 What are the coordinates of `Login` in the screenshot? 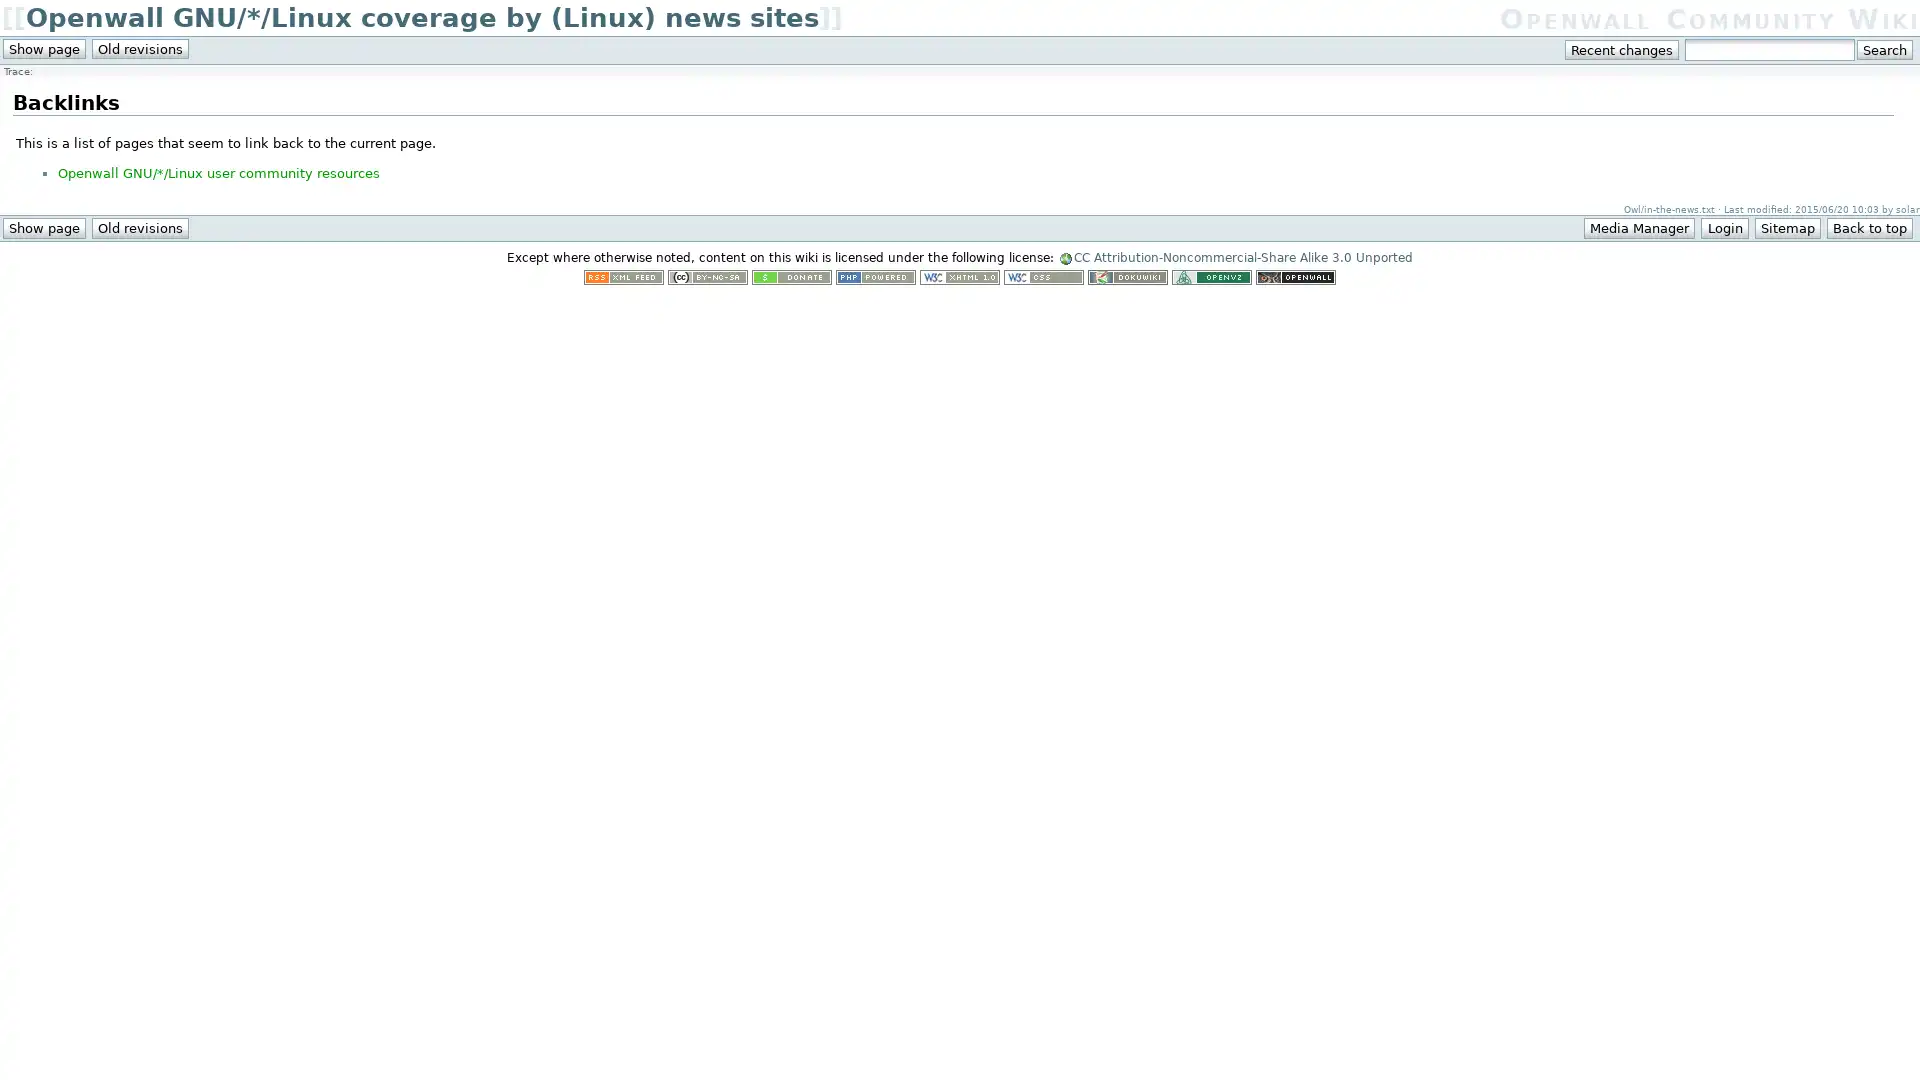 It's located at (1723, 226).